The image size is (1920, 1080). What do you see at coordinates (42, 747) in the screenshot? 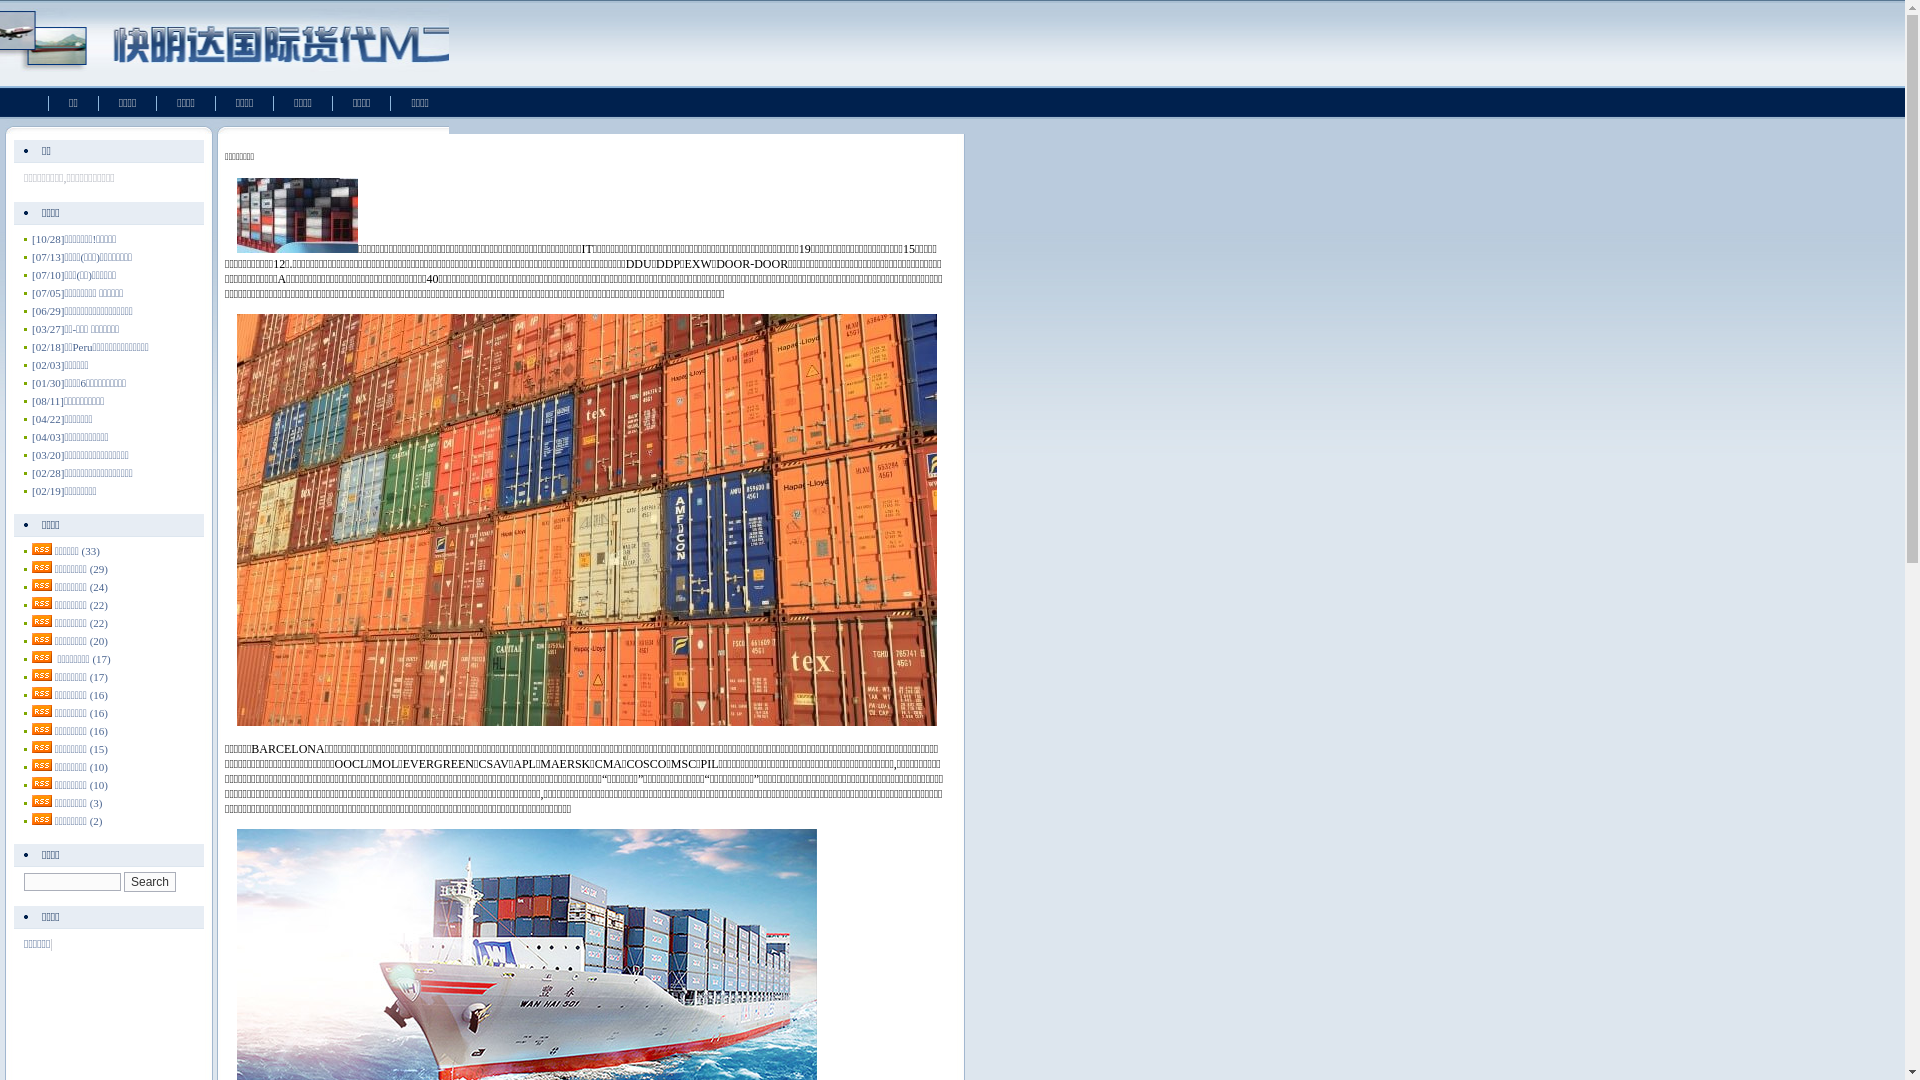
I see `'rss'` at bounding box center [42, 747].